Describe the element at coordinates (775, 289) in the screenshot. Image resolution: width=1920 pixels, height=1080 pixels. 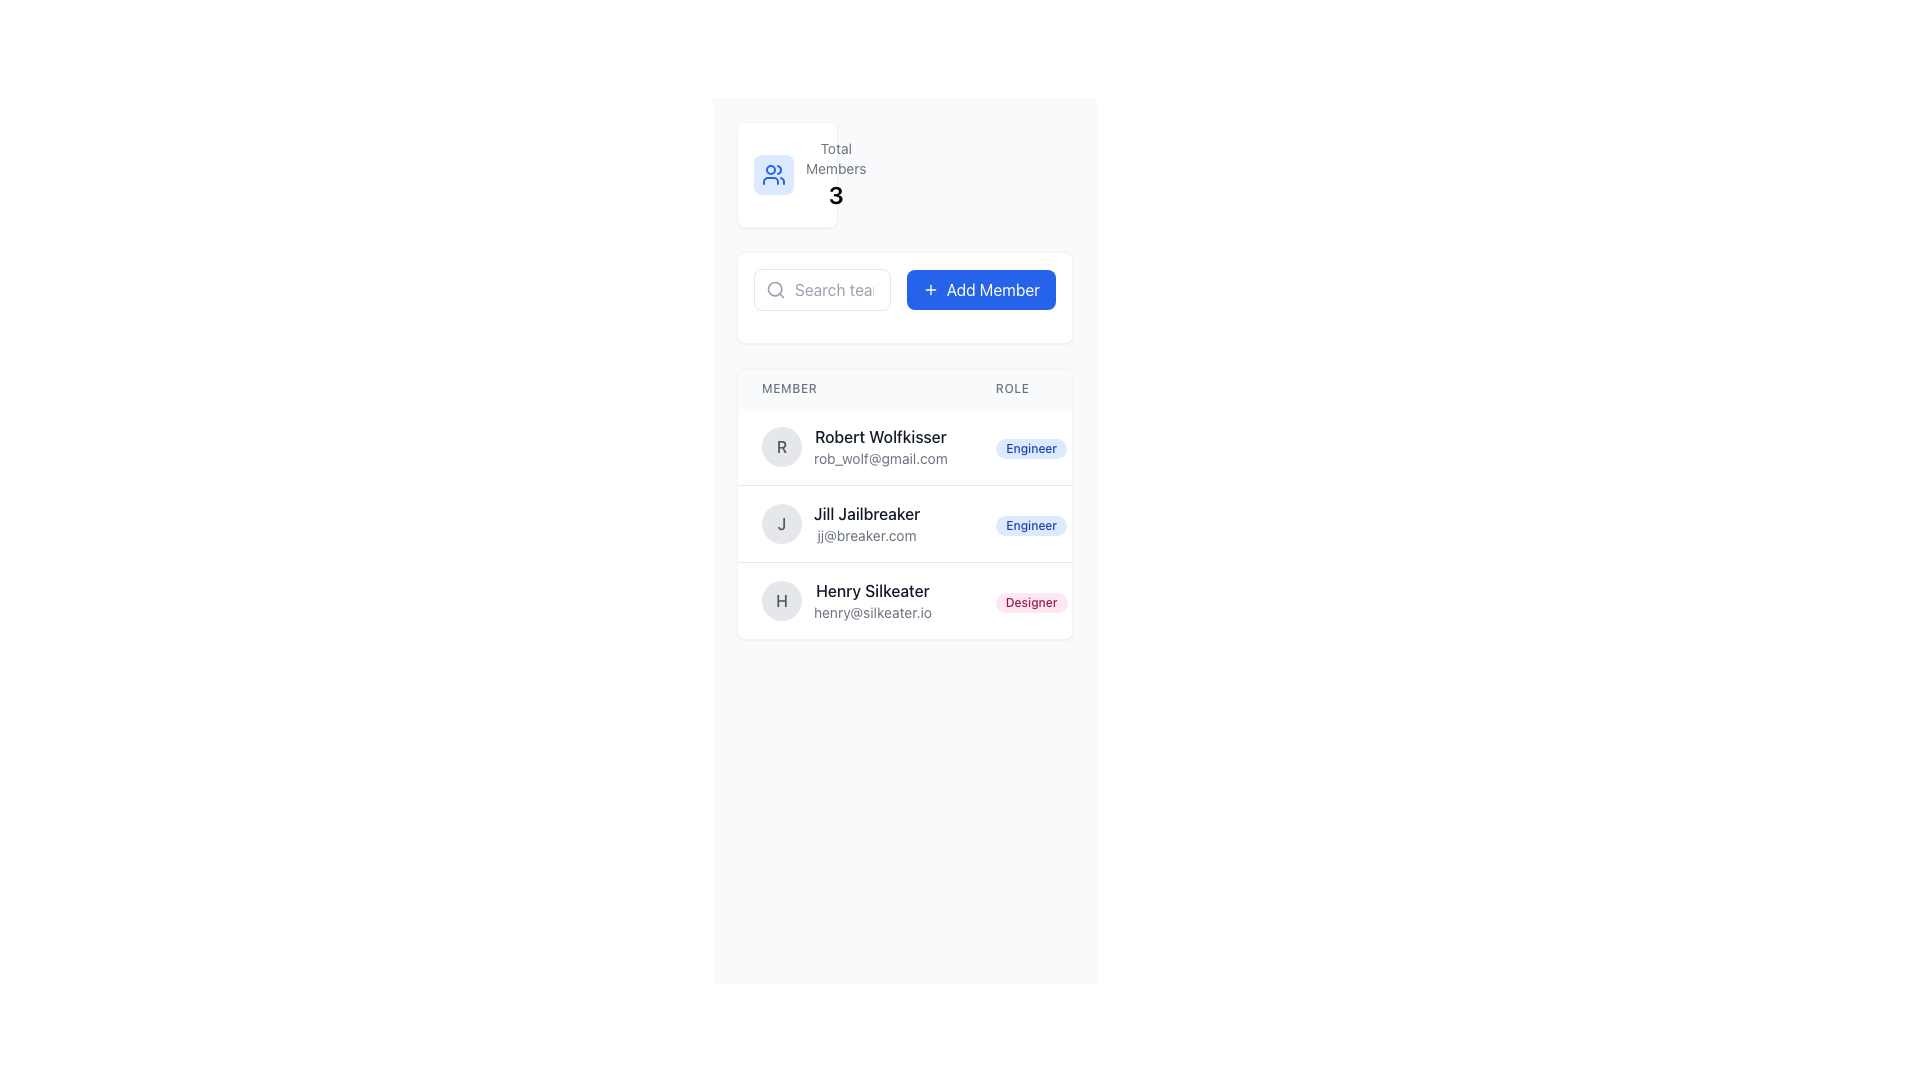
I see `the gray magnifying glass icon located to the left of the search input field, which is used for the search action` at that location.